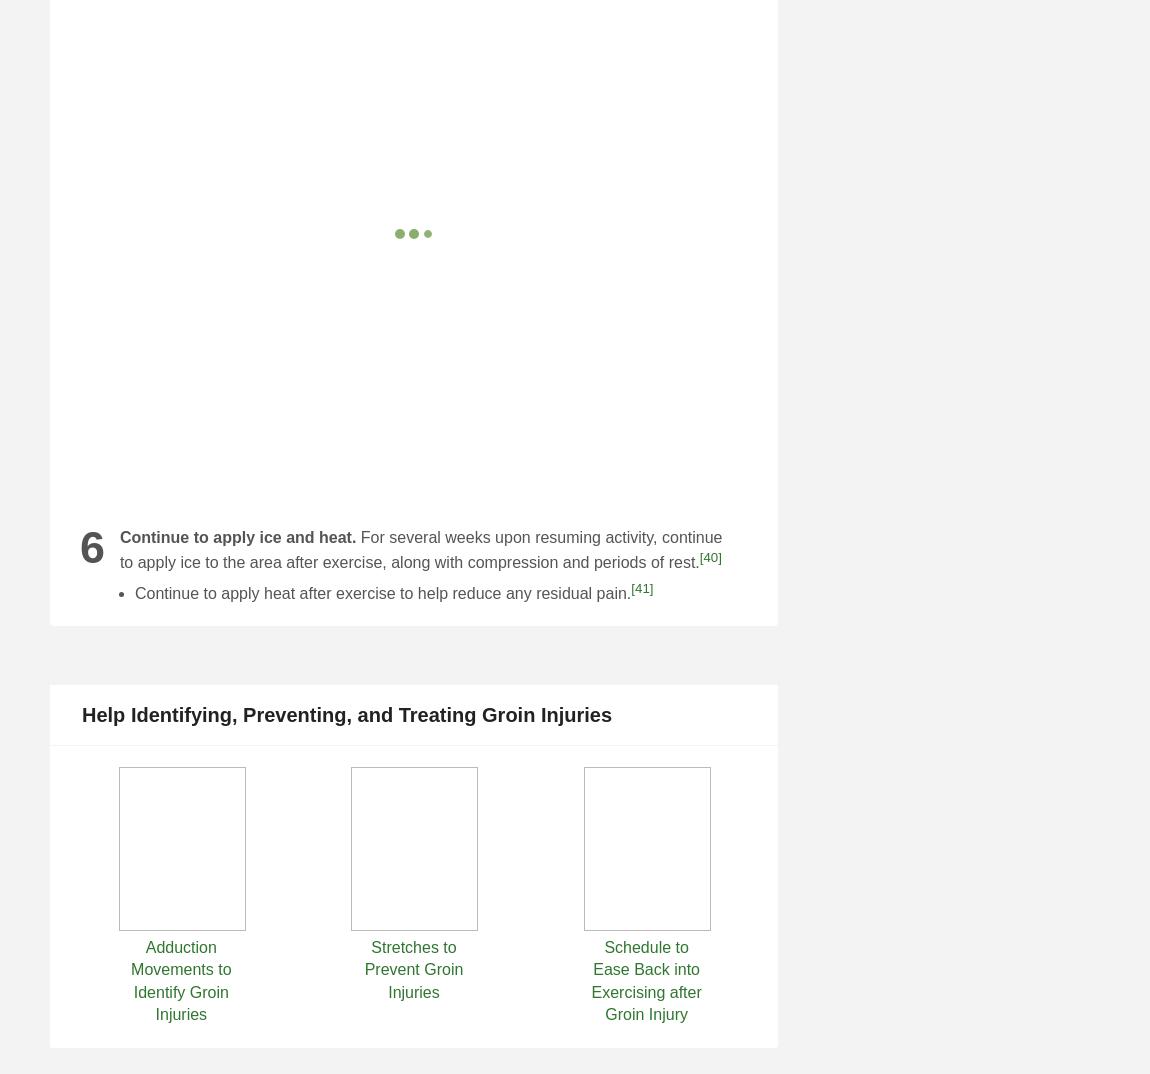  Describe the element at coordinates (118, 548) in the screenshot. I see `'For several weeks upon resuming activity, continue to apply ice to the area after exercise, along with compression and periods of rest.'` at that location.